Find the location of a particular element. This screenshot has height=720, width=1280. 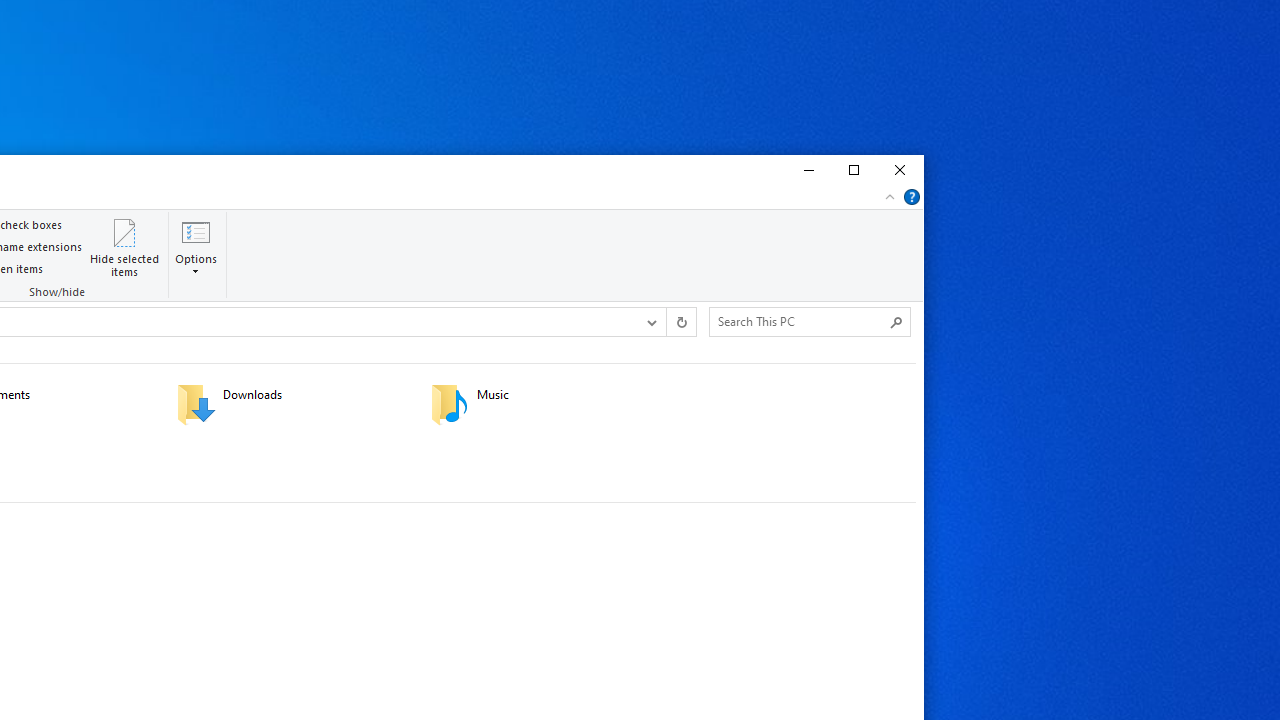

'Downloads' is located at coordinates (290, 403).